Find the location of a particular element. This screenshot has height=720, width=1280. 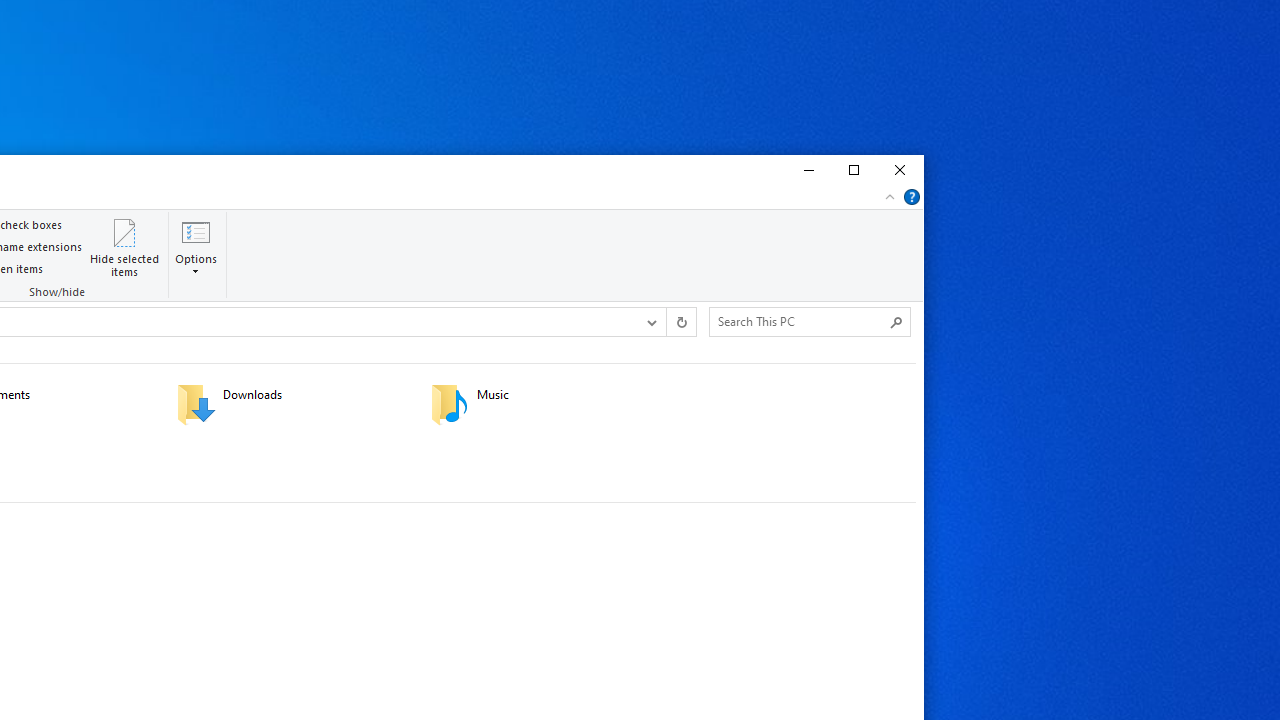

'Downloads' is located at coordinates (290, 403).